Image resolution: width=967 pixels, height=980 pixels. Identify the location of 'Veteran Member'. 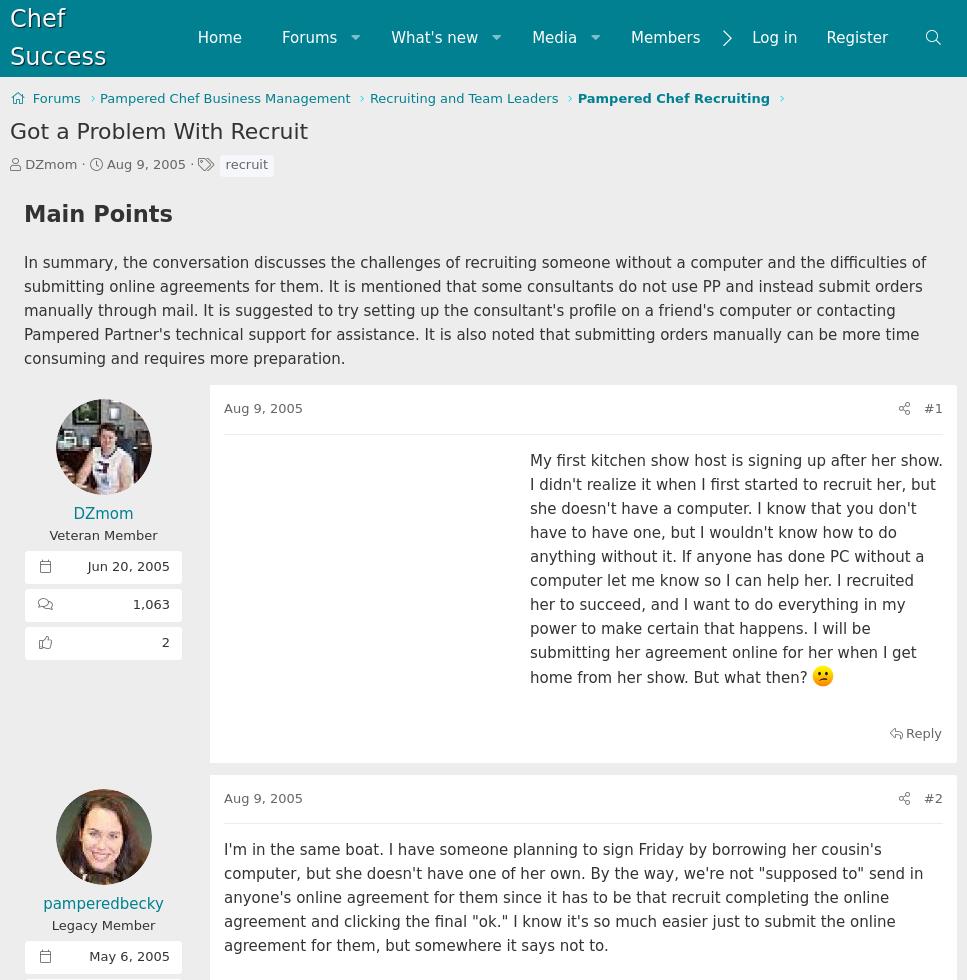
(102, 535).